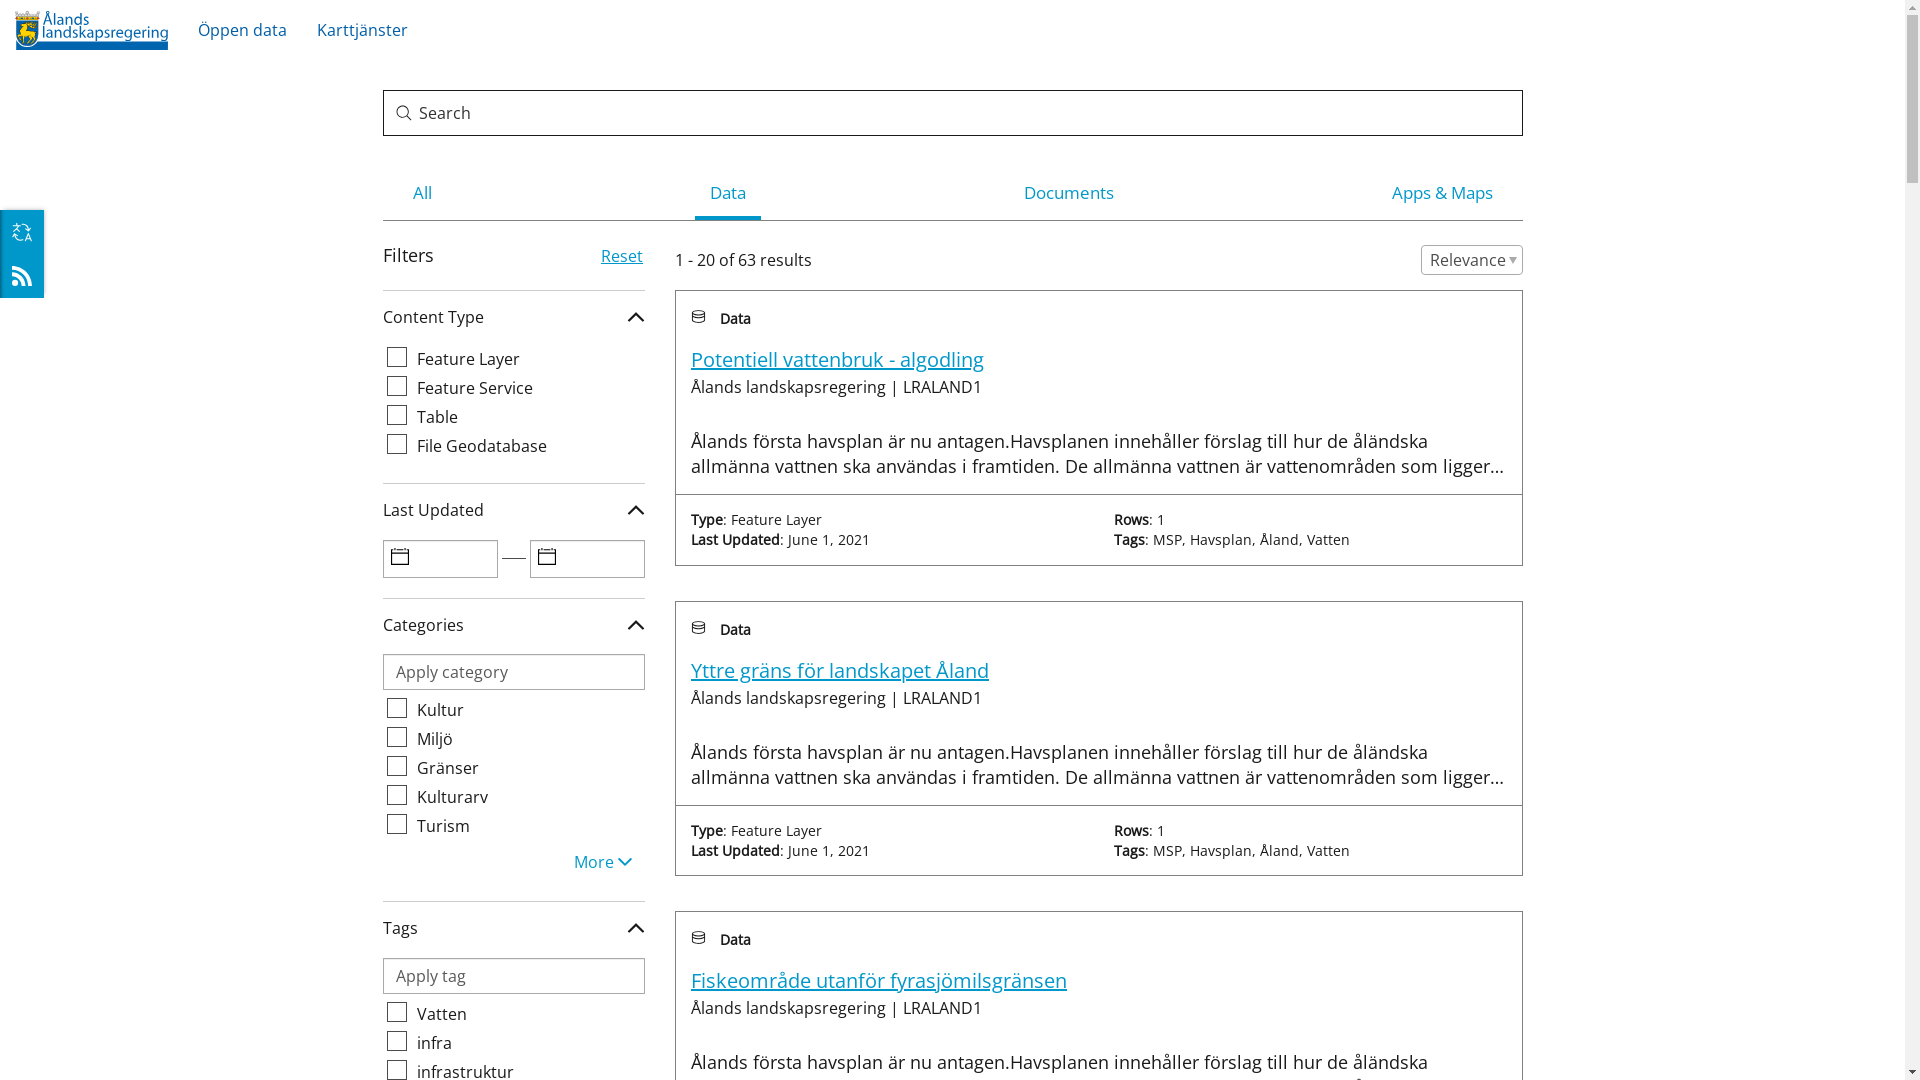 The height and width of the screenshot is (1080, 1920). What do you see at coordinates (598, 254) in the screenshot?
I see `'Reset'` at bounding box center [598, 254].